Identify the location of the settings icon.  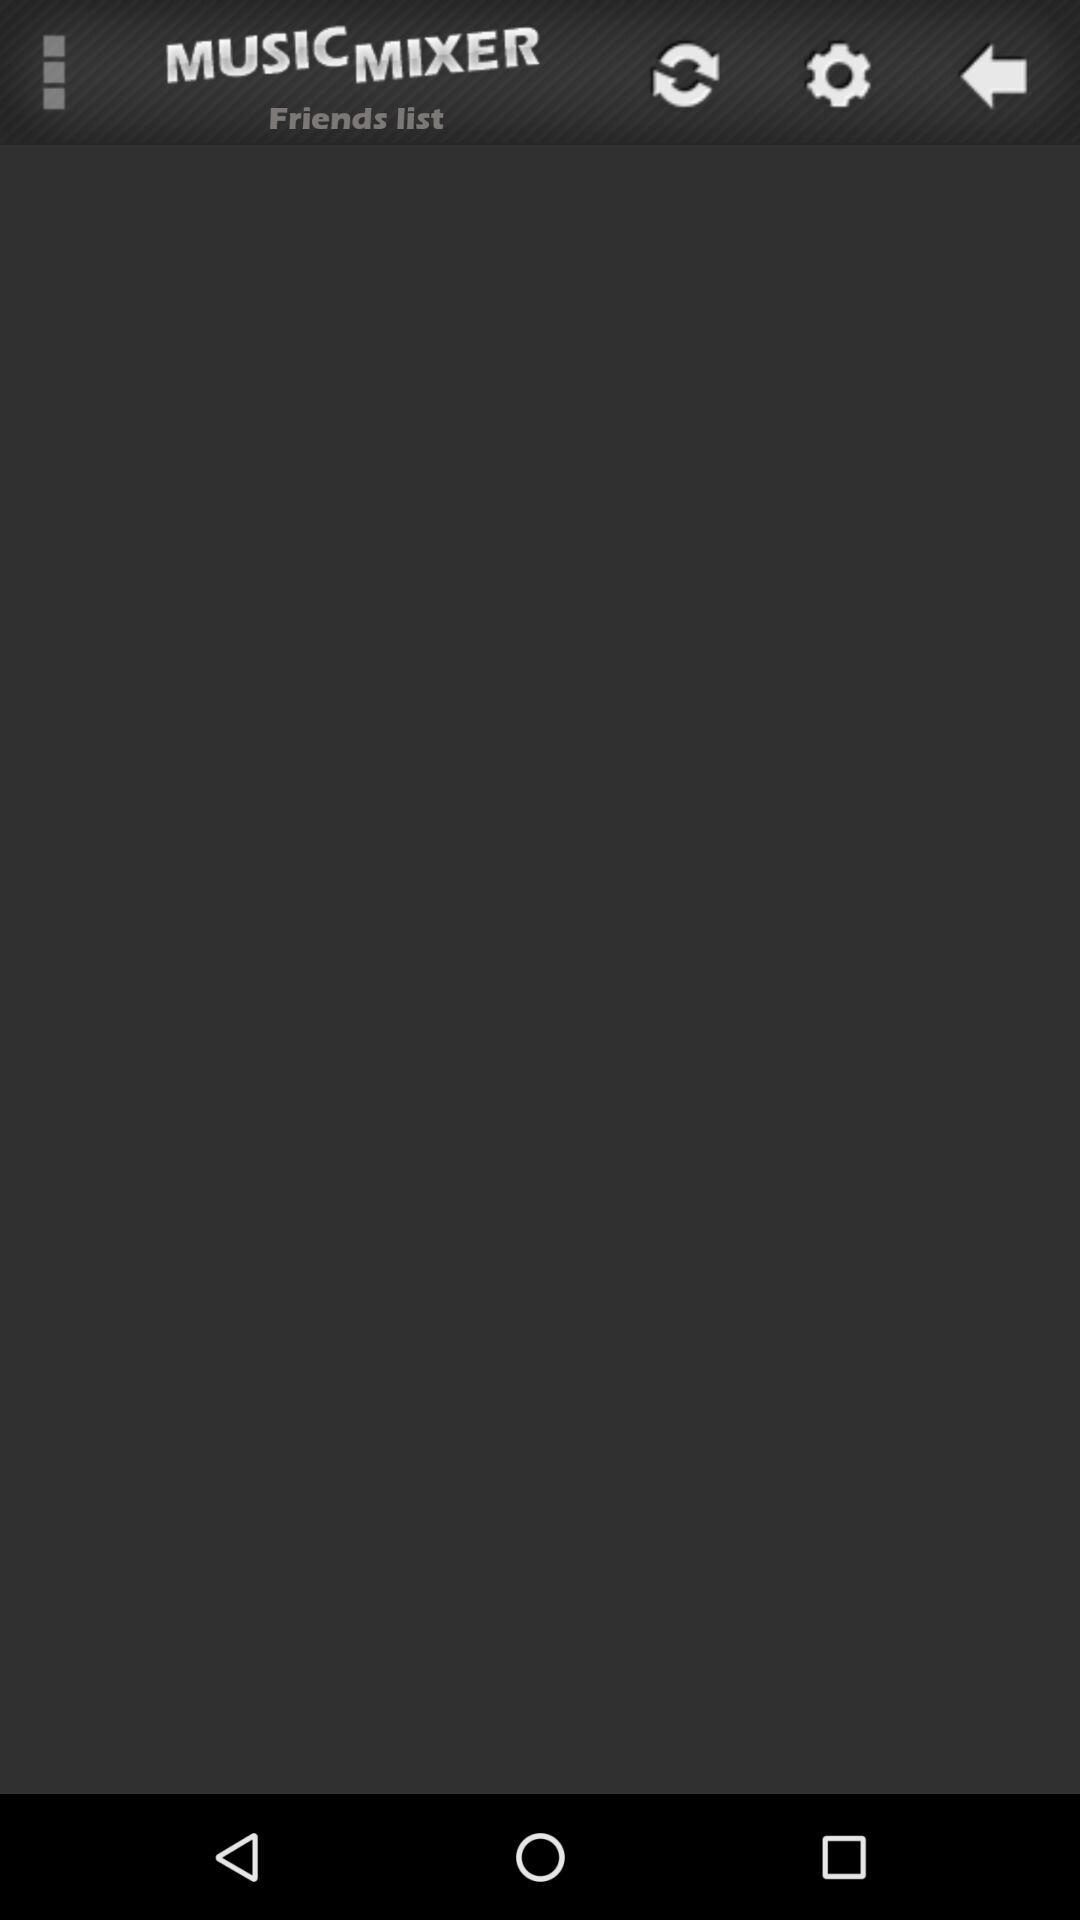
(835, 77).